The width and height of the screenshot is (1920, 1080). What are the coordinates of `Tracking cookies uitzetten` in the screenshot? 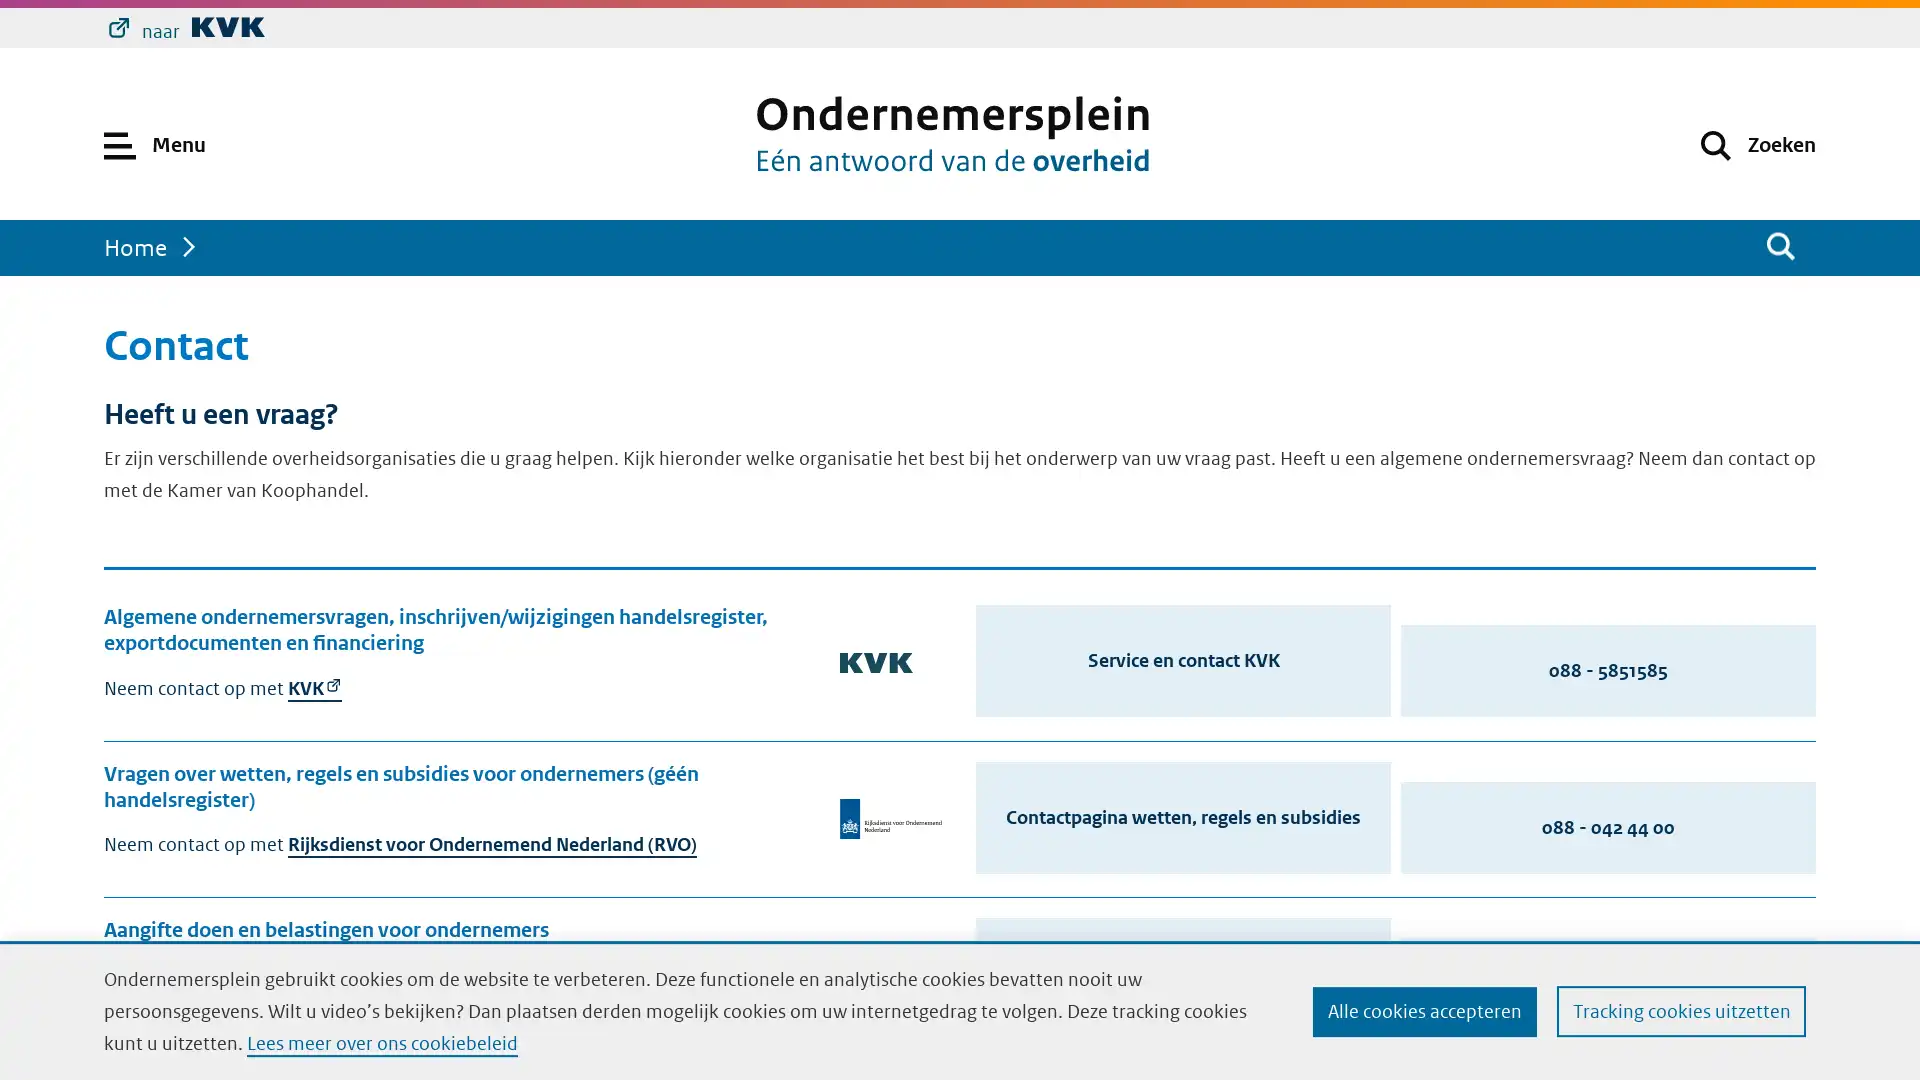 It's located at (1680, 1011).